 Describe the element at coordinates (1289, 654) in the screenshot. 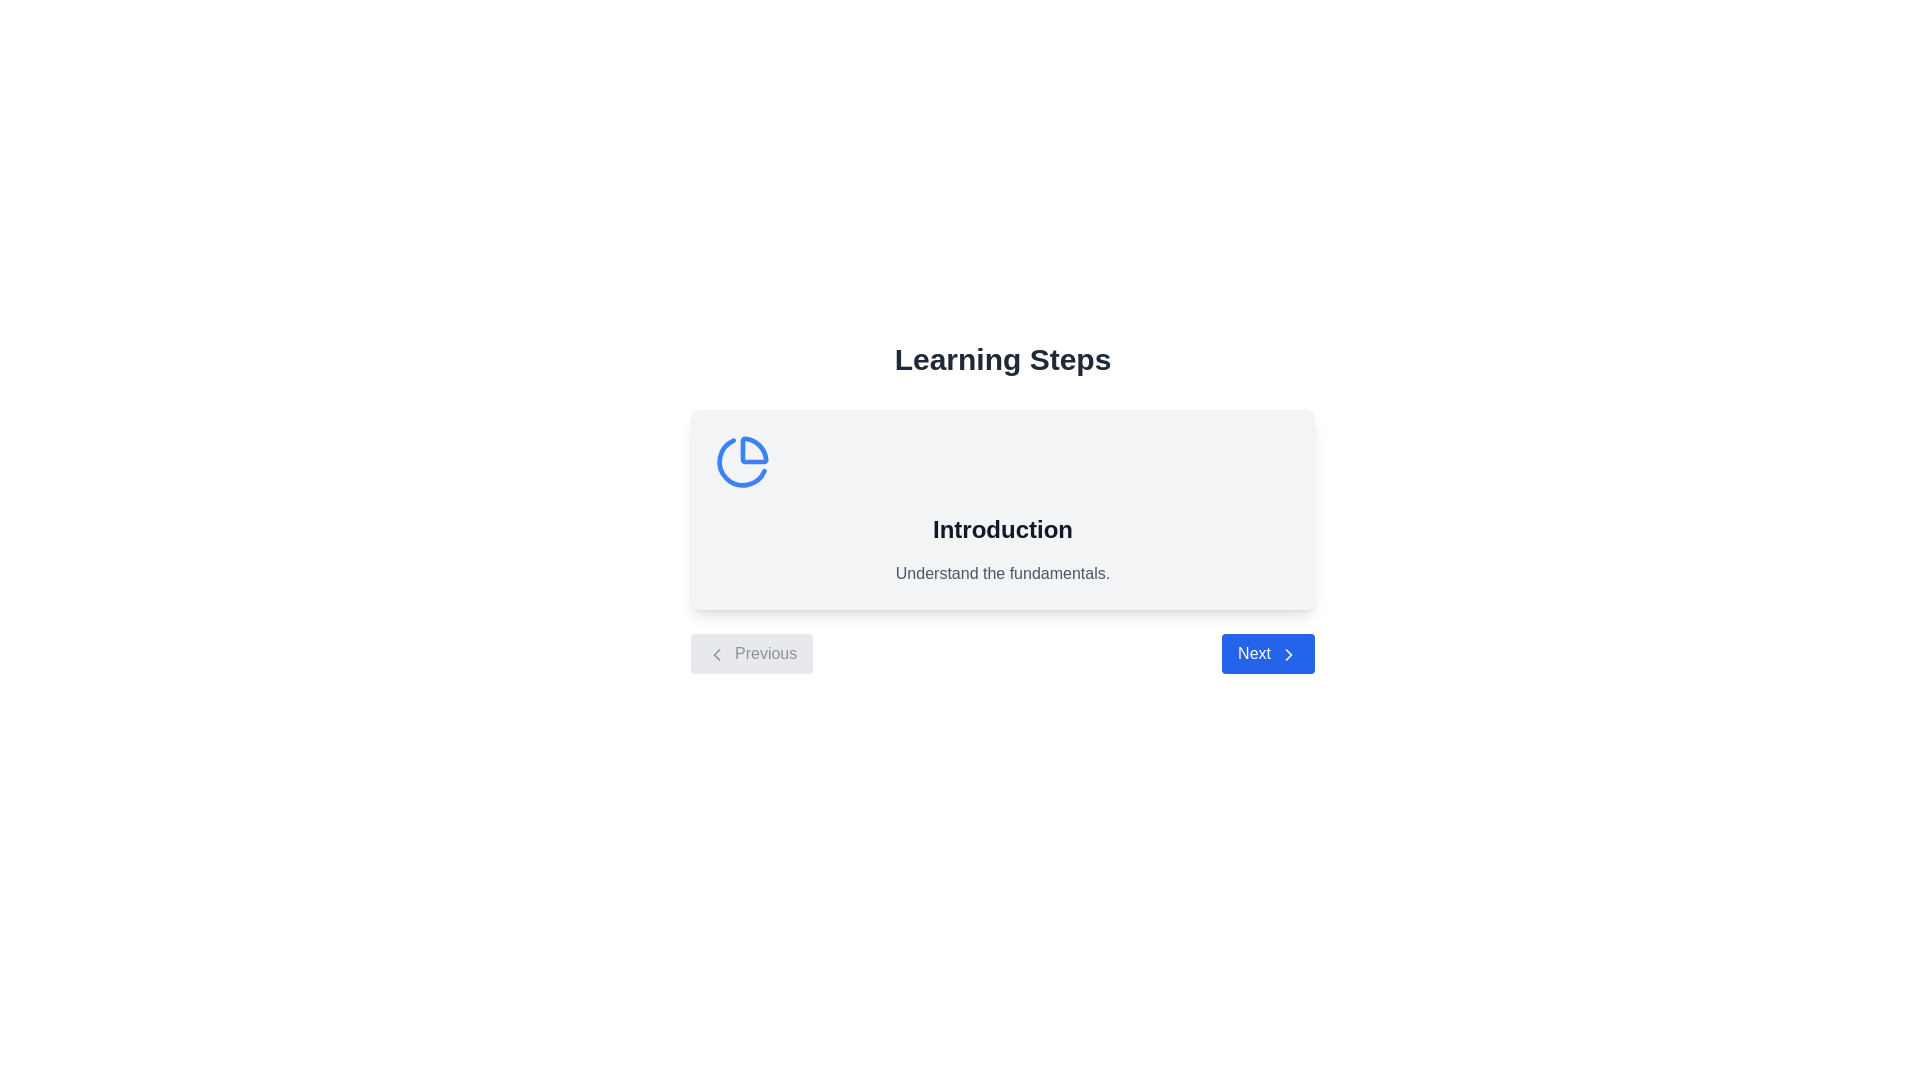

I see `the rightward-pointing chevron icon within the blue 'Next' button as a visual cue` at that location.